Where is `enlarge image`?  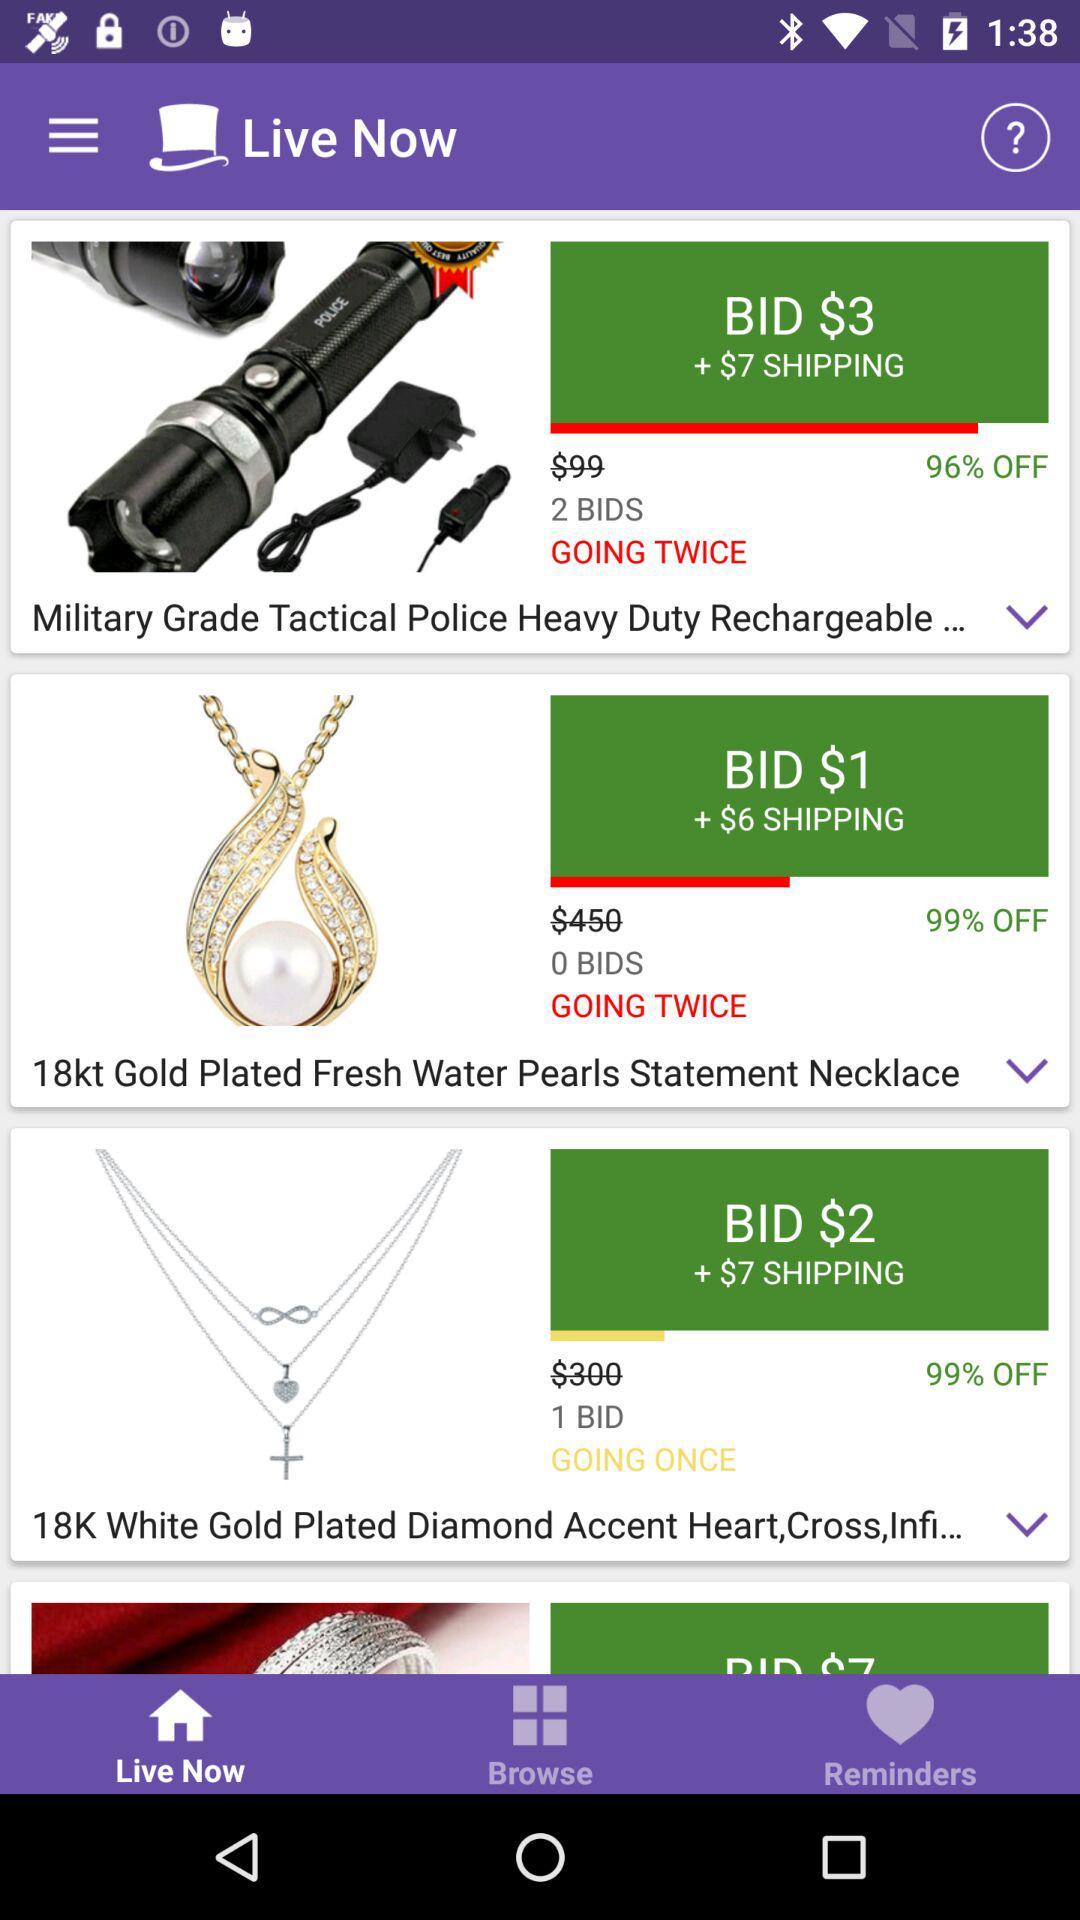 enlarge image is located at coordinates (280, 1638).